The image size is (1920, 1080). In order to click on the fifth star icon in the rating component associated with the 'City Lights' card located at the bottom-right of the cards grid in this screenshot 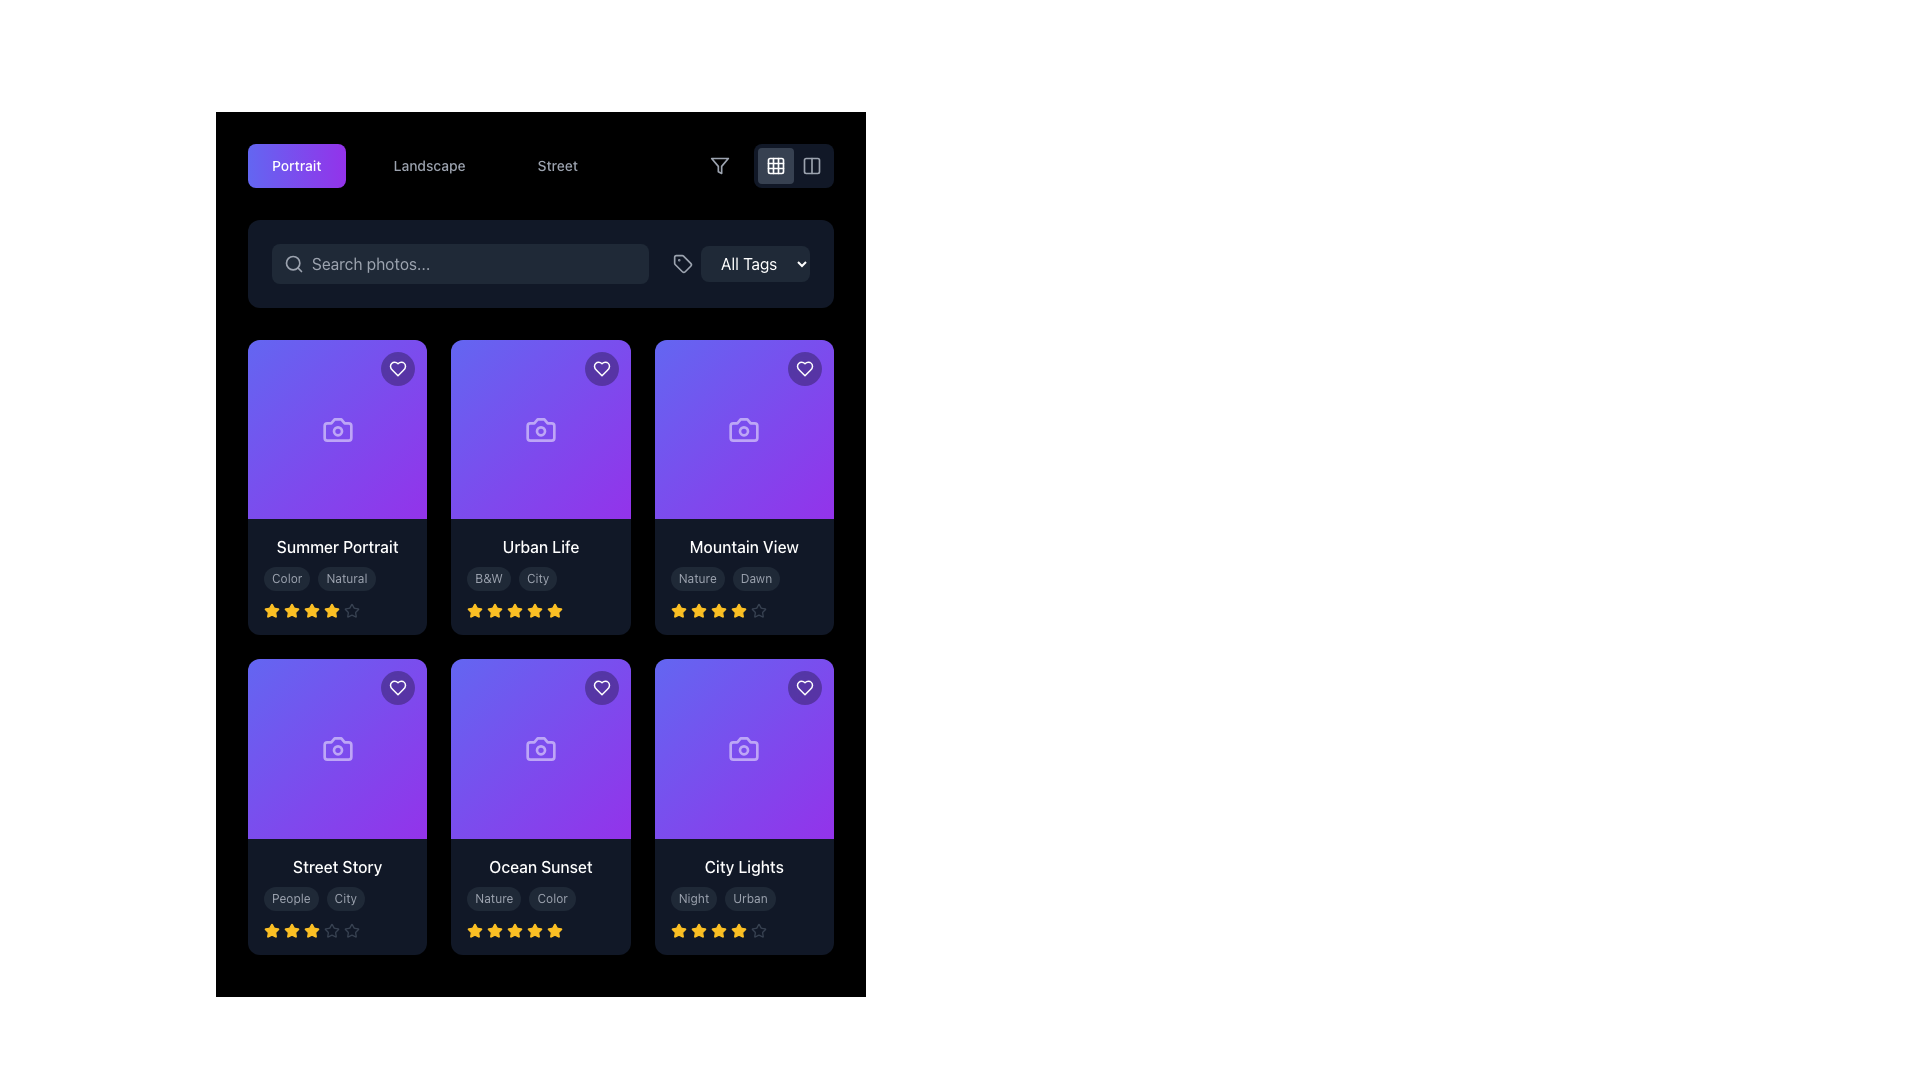, I will do `click(718, 930)`.